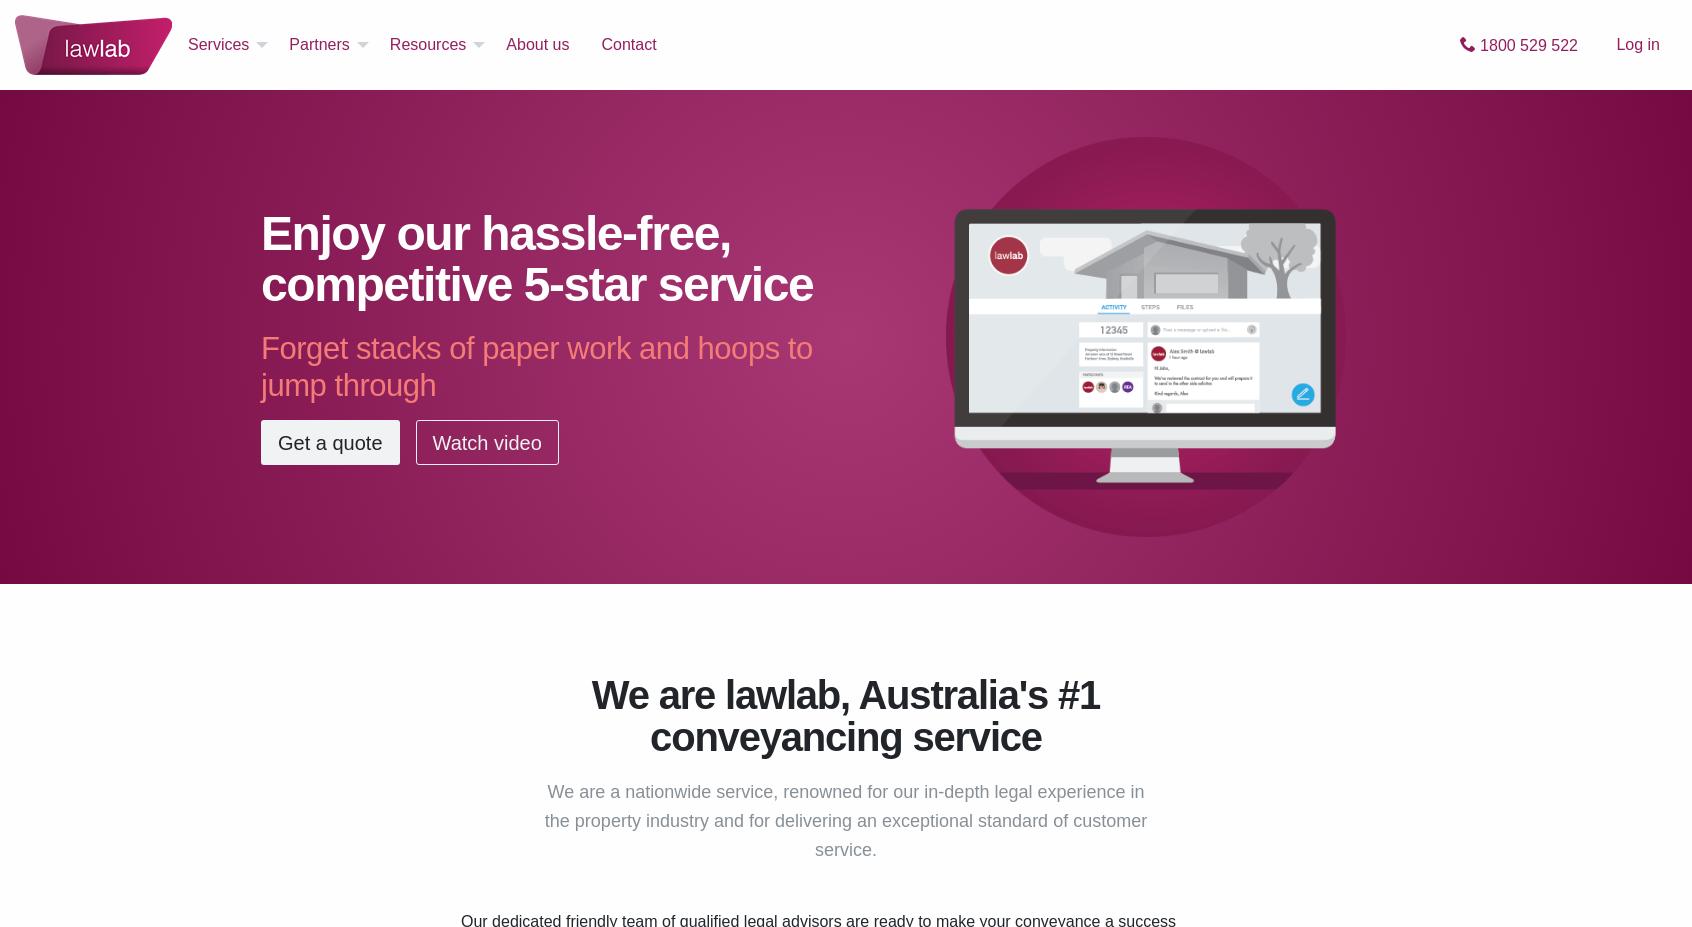  I want to click on 'Partners', so click(317, 43).